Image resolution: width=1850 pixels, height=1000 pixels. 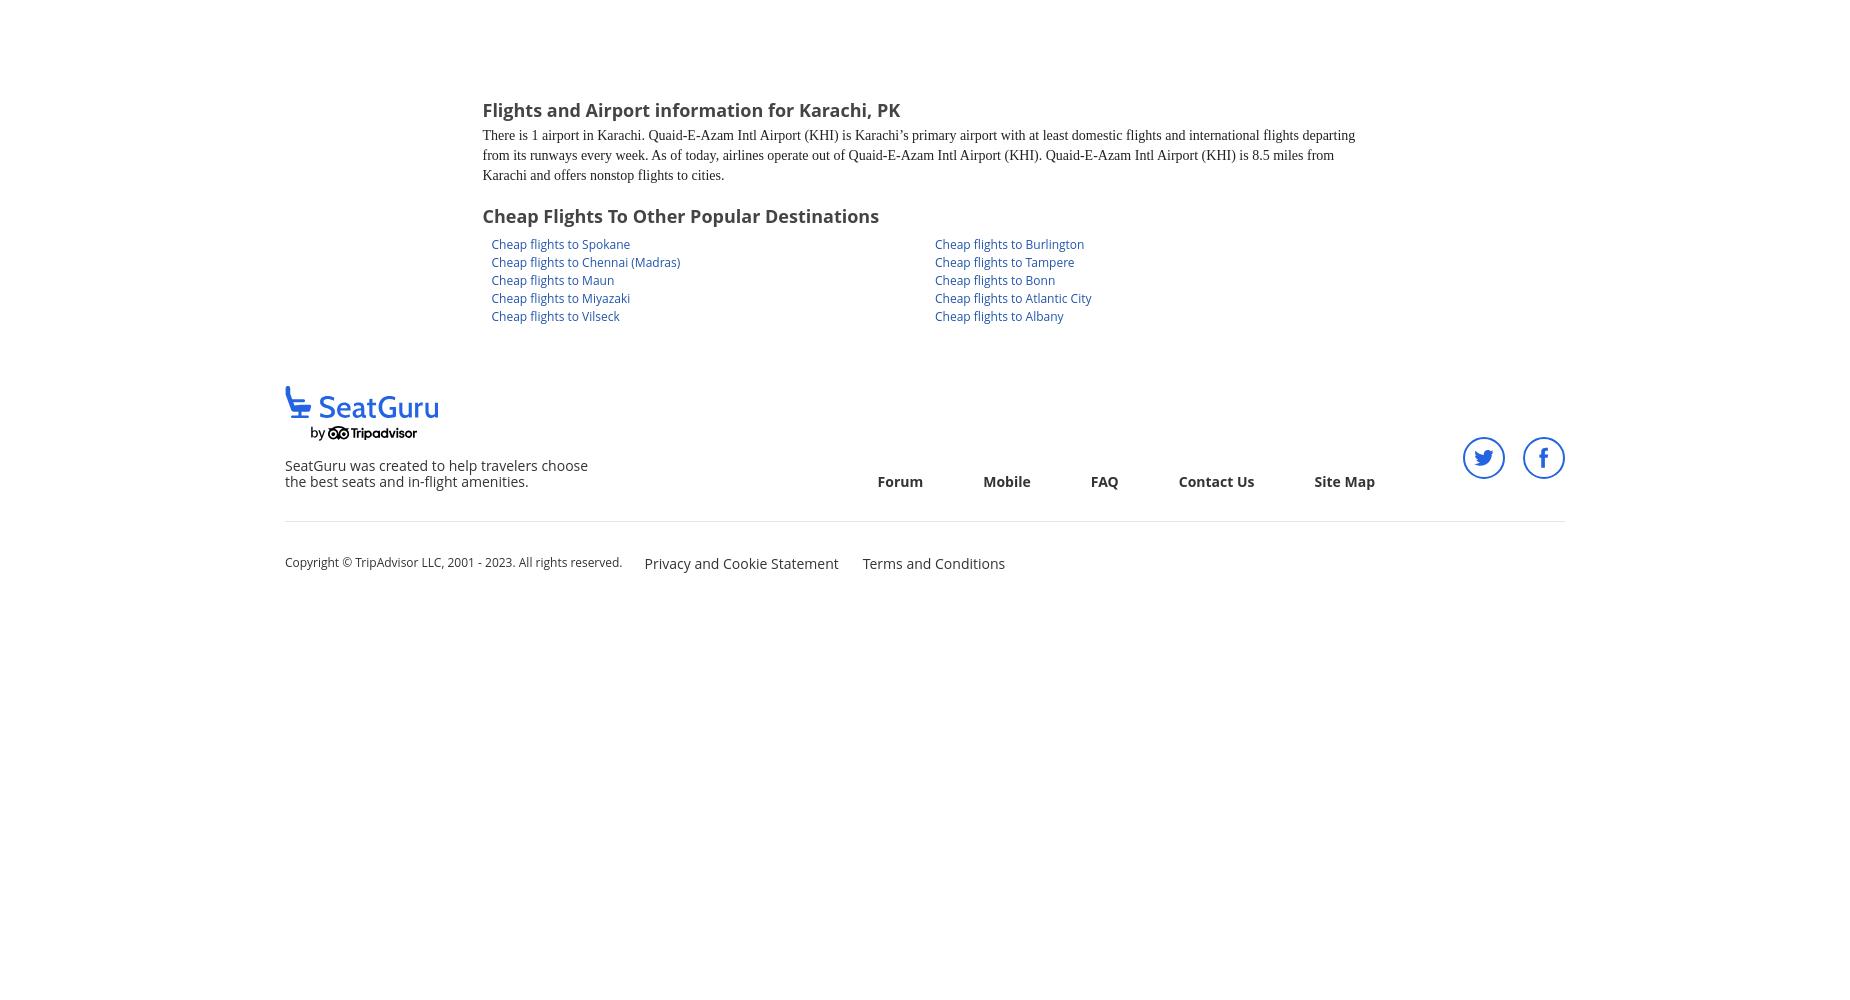 I want to click on 'Forum', so click(x=900, y=480).